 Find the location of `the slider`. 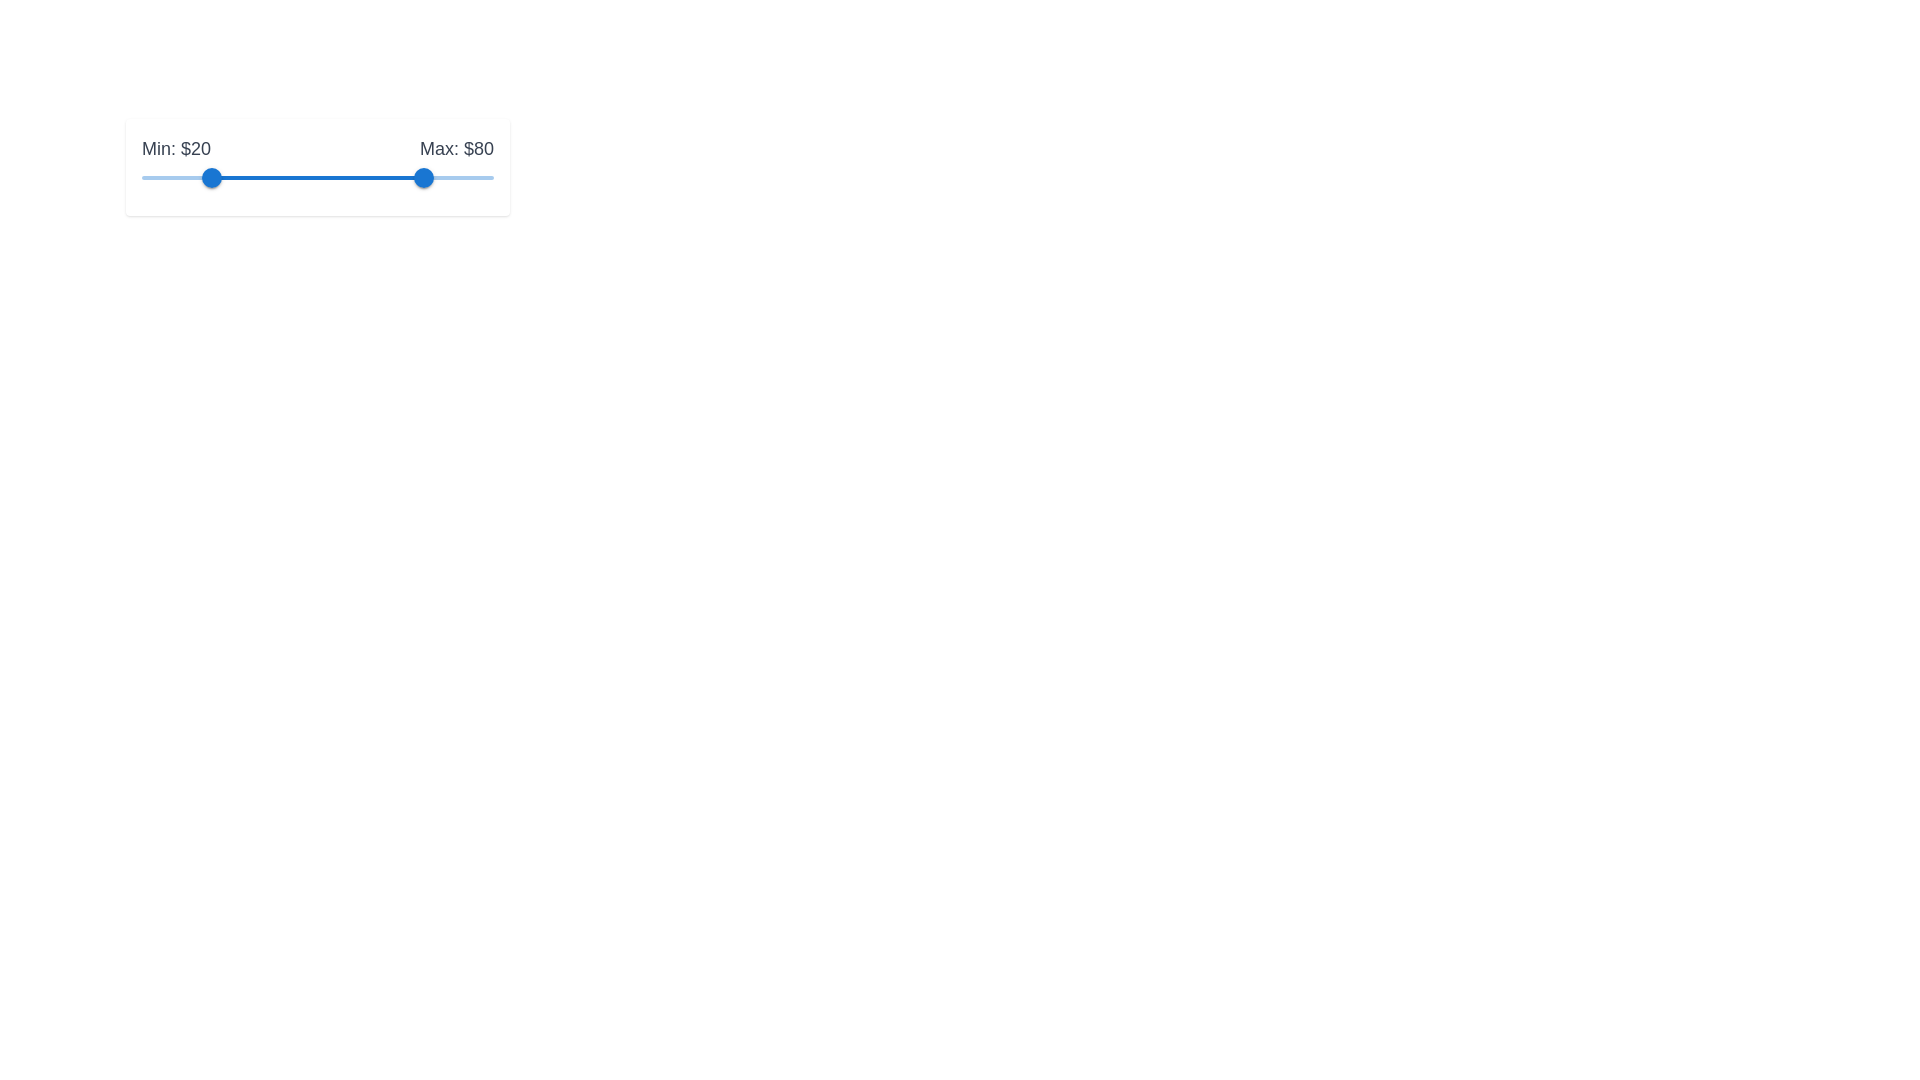

the slider is located at coordinates (346, 176).